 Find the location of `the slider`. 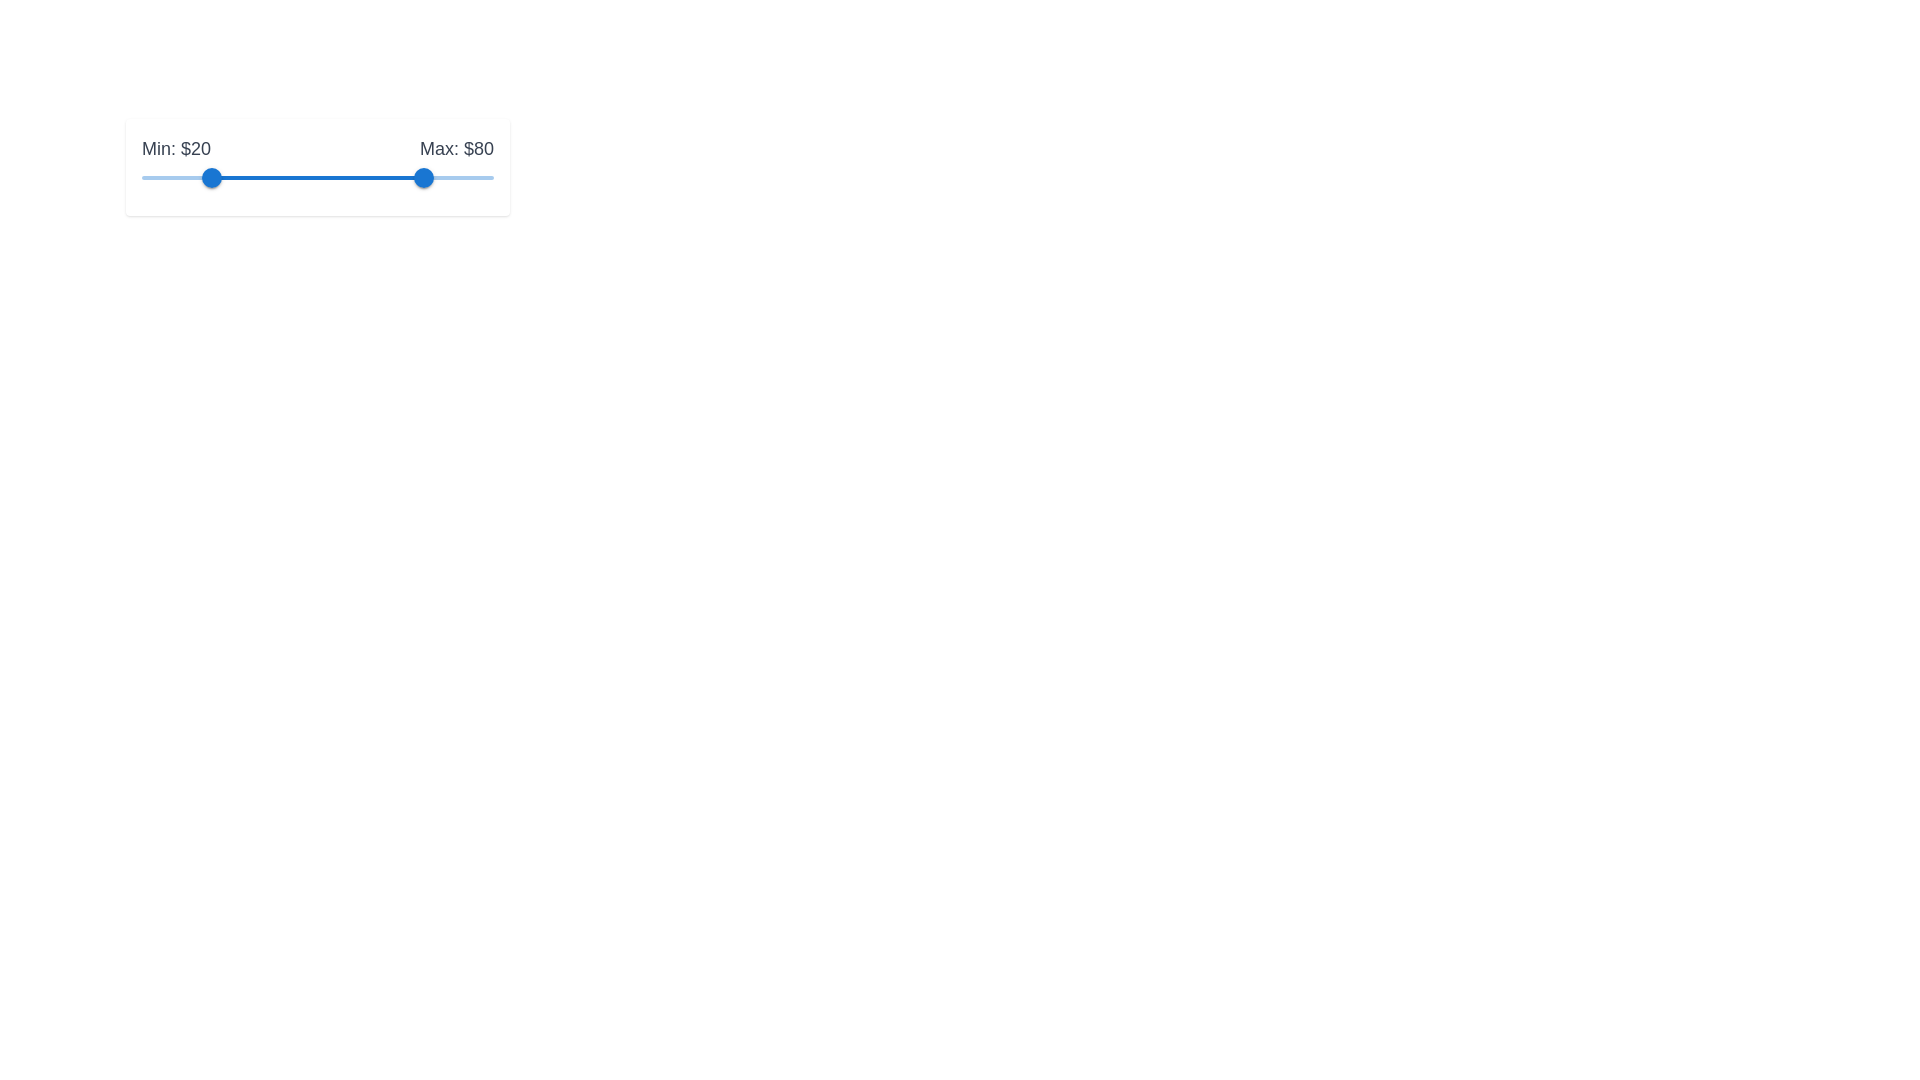

the slider is located at coordinates (346, 176).